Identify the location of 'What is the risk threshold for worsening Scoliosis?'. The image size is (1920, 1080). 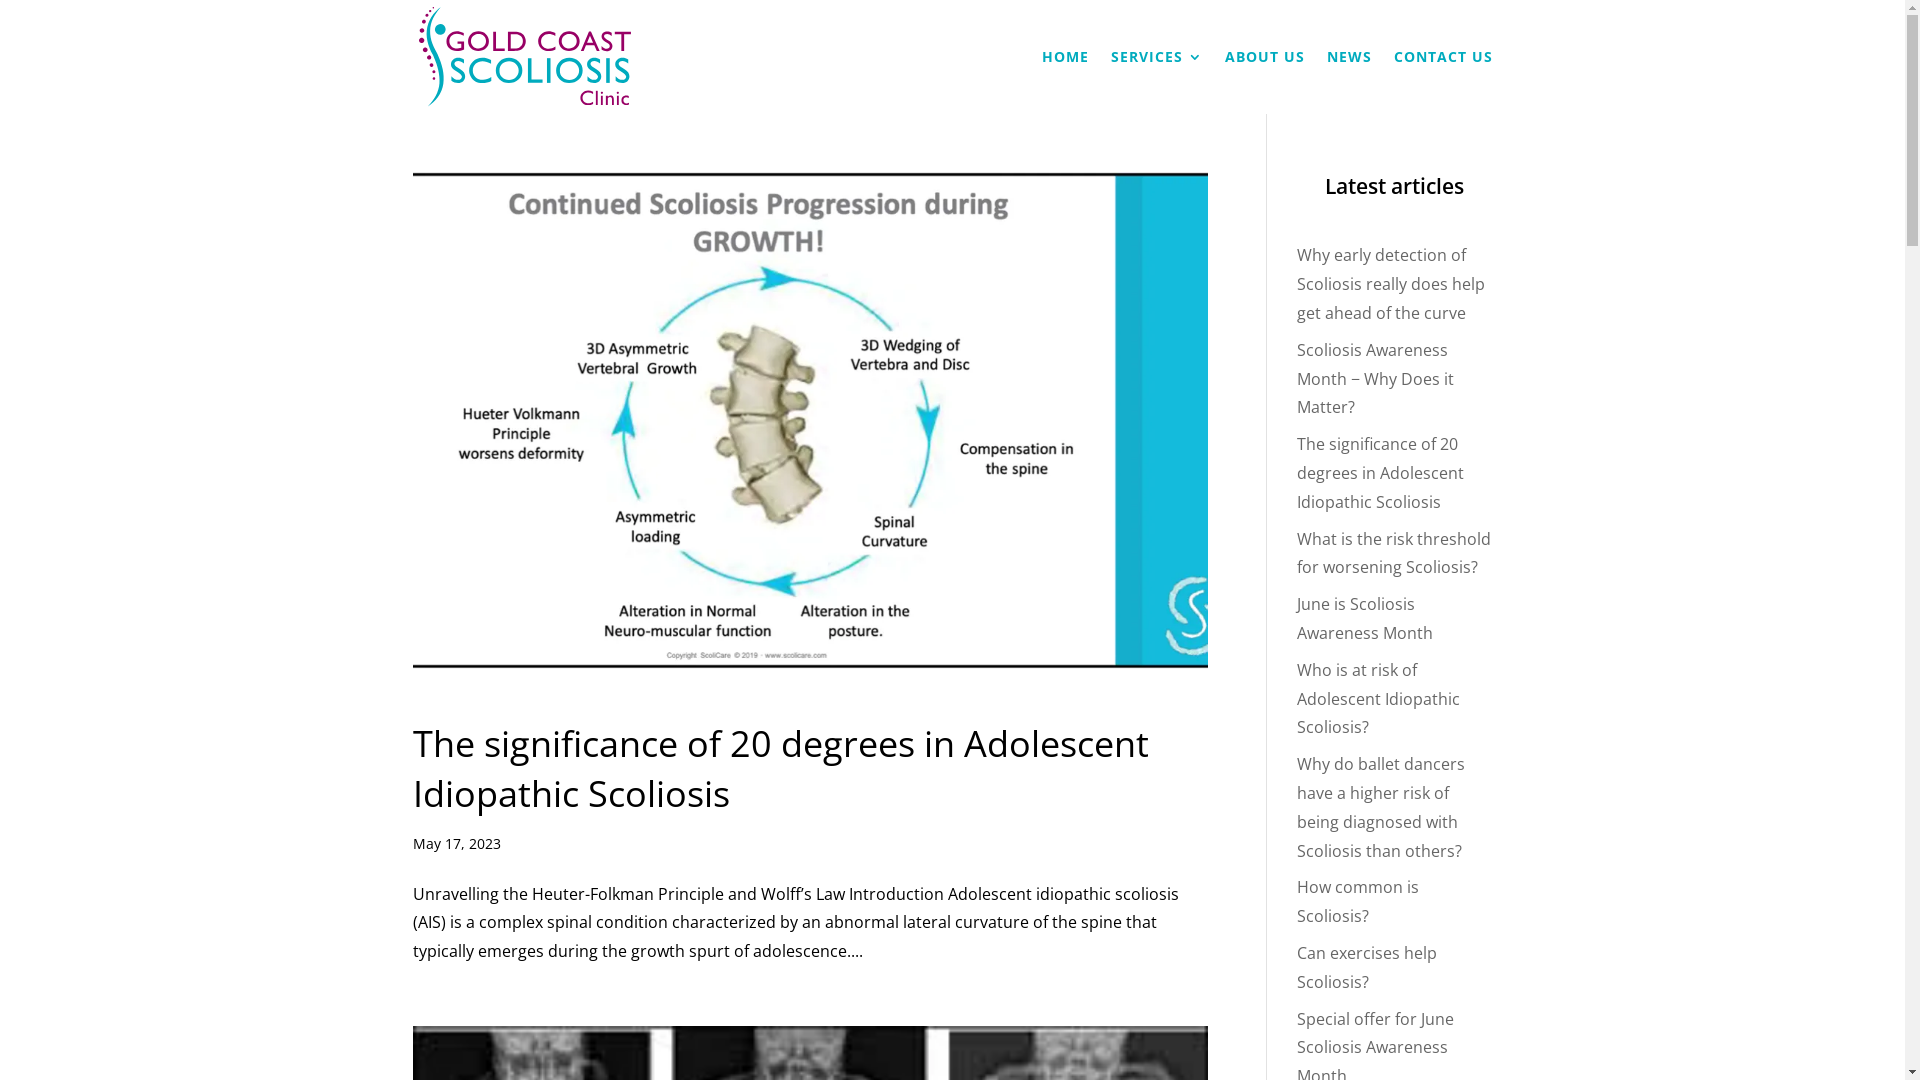
(1392, 553).